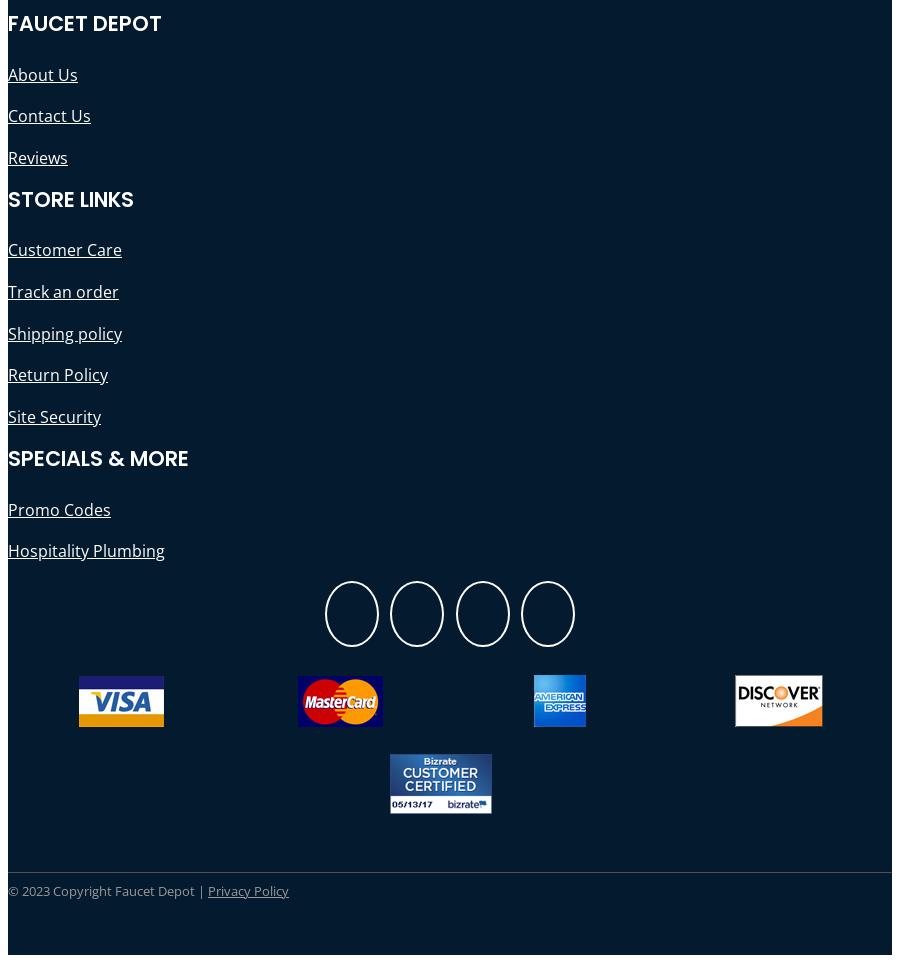 The width and height of the screenshot is (900, 962). Describe the element at coordinates (70, 198) in the screenshot. I see `'Store Links'` at that location.